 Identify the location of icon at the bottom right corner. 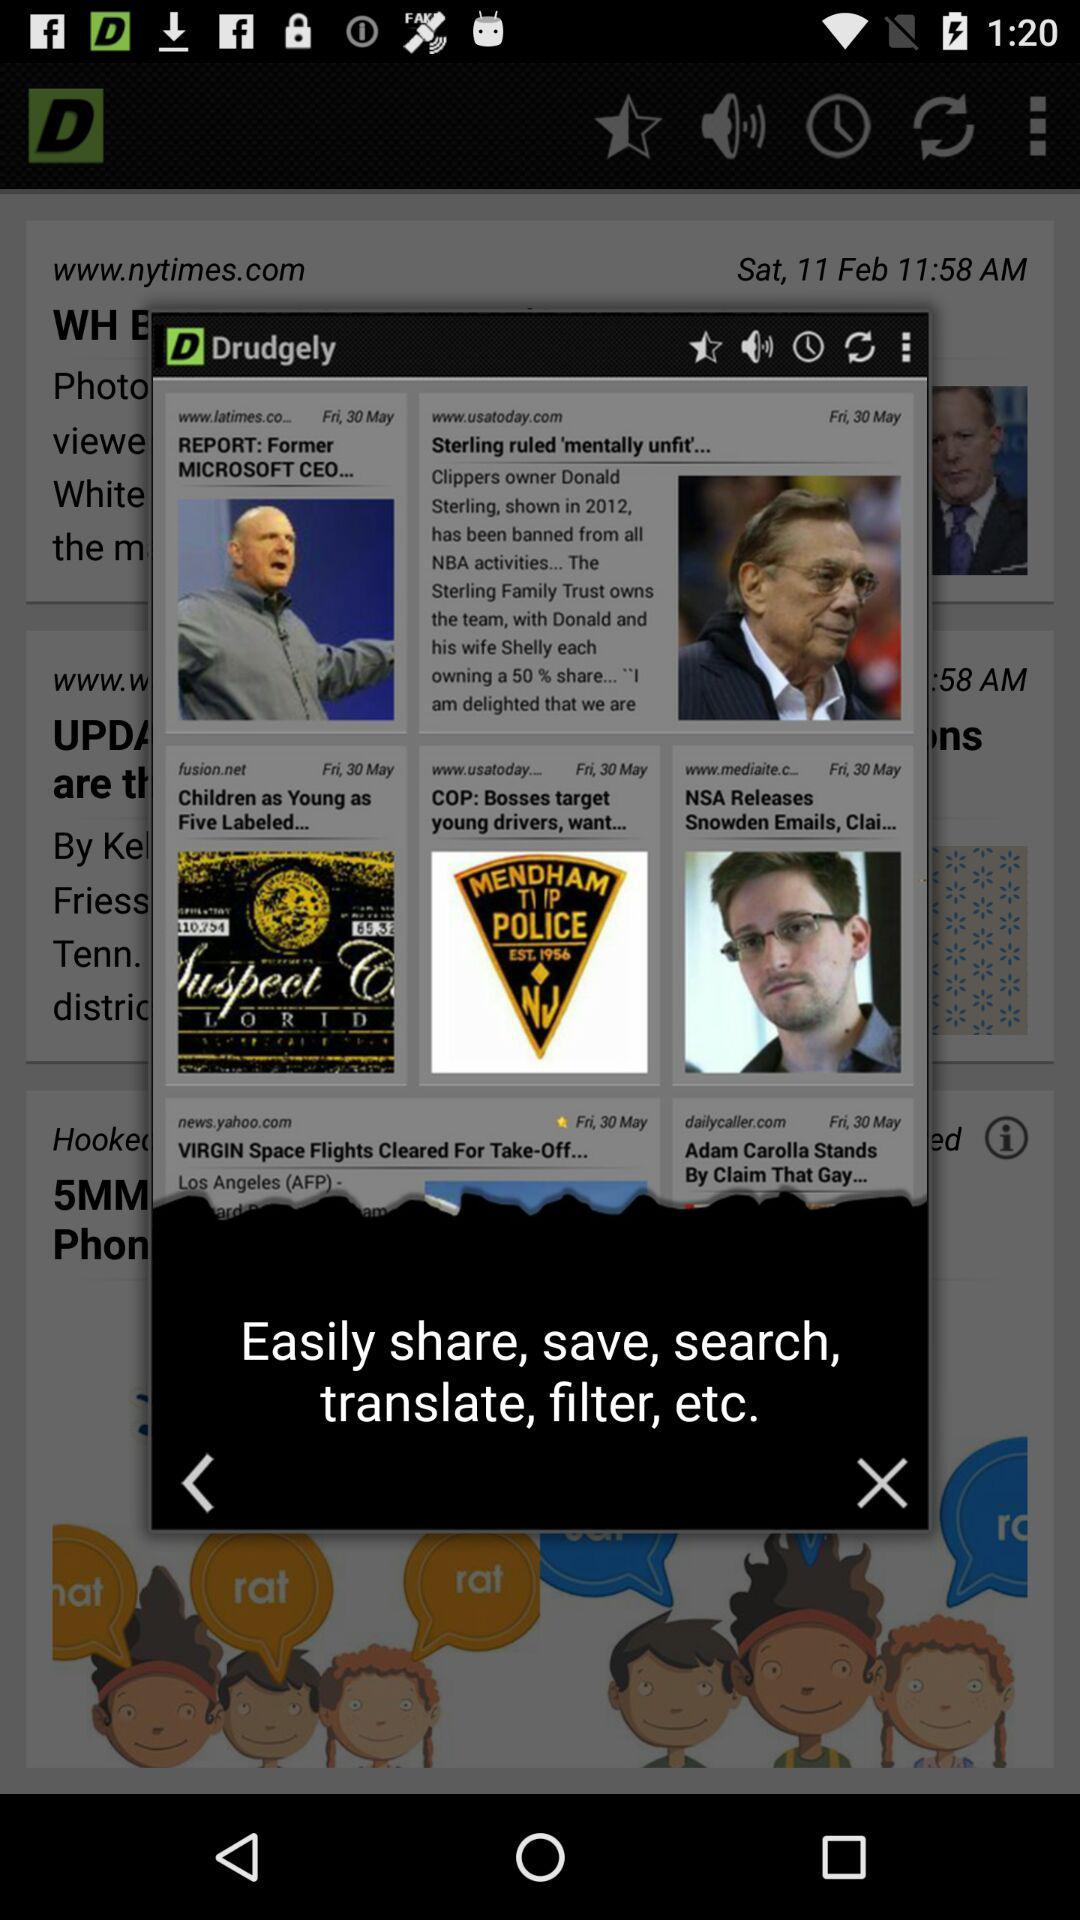
(881, 1483).